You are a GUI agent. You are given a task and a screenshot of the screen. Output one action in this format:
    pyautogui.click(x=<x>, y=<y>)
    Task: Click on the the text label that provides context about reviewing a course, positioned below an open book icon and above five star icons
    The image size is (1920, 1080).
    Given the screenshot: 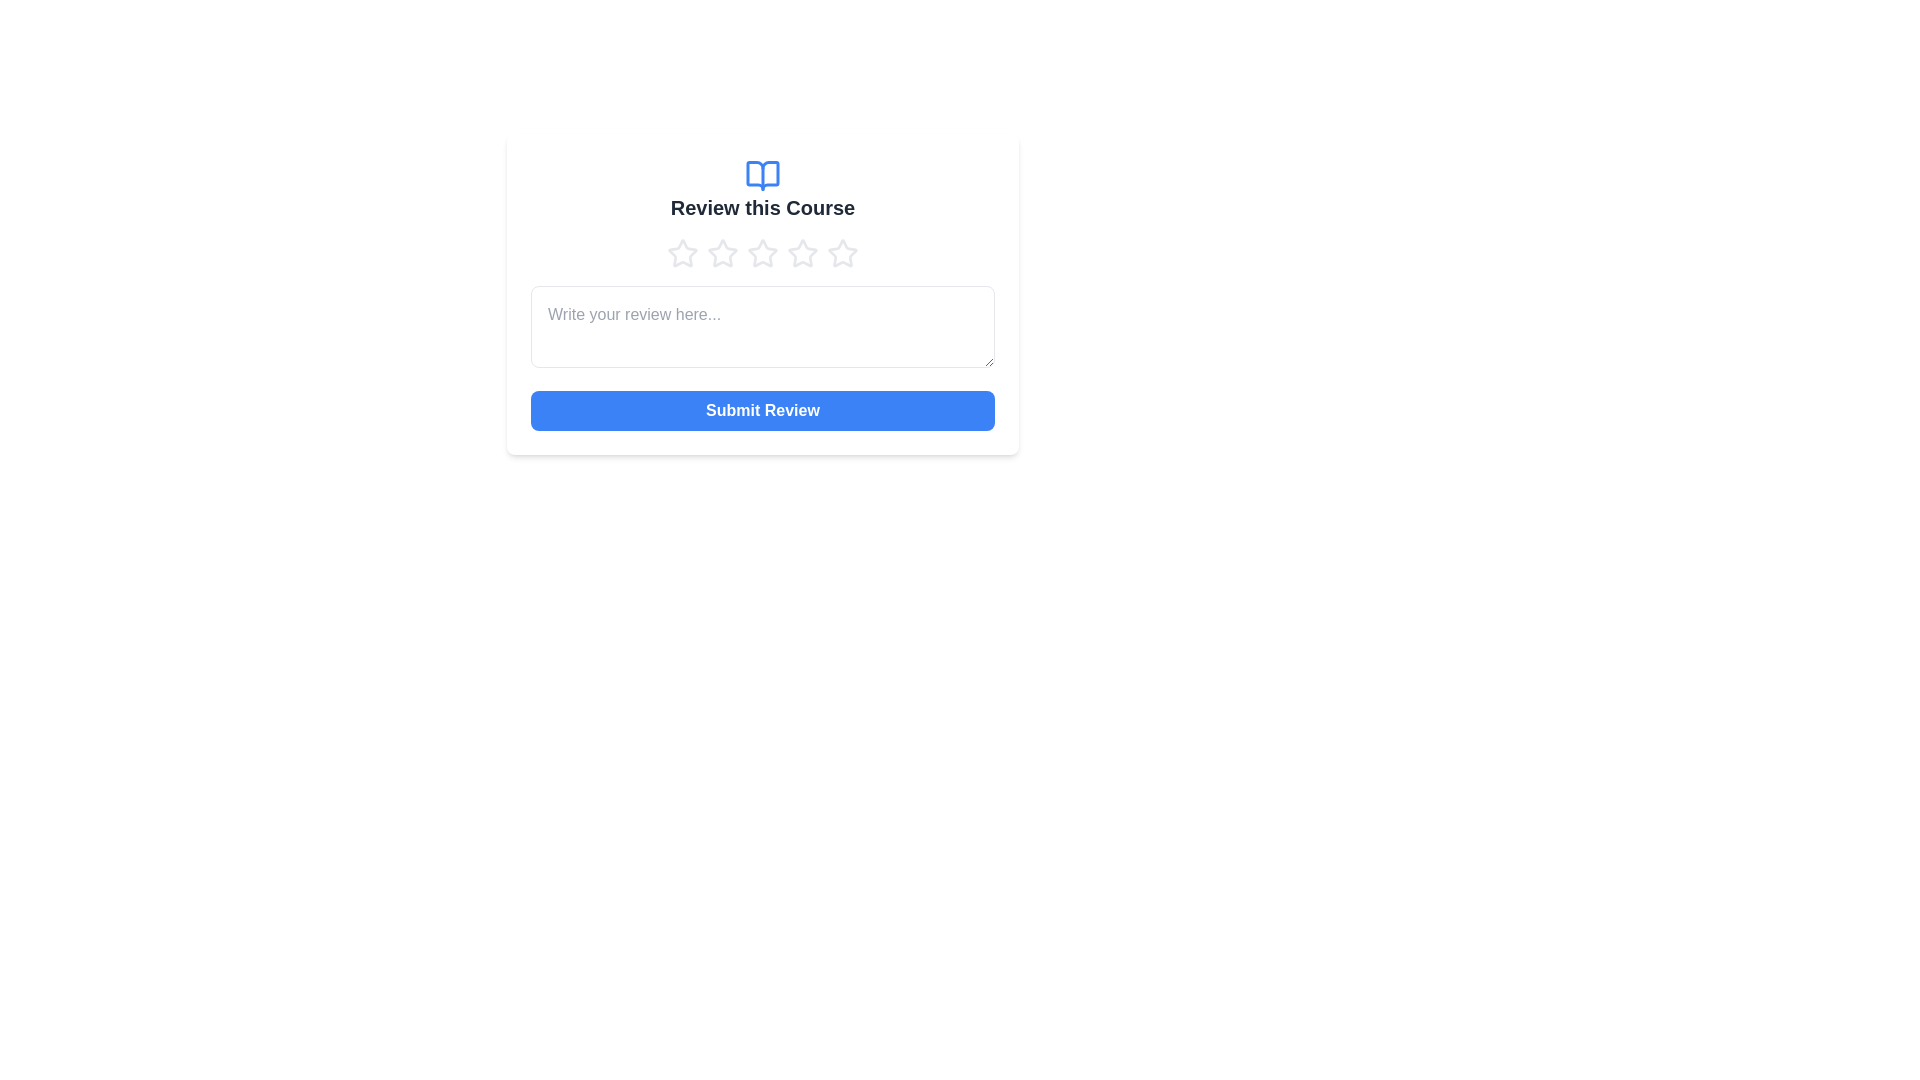 What is the action you would take?
    pyautogui.click(x=762, y=208)
    